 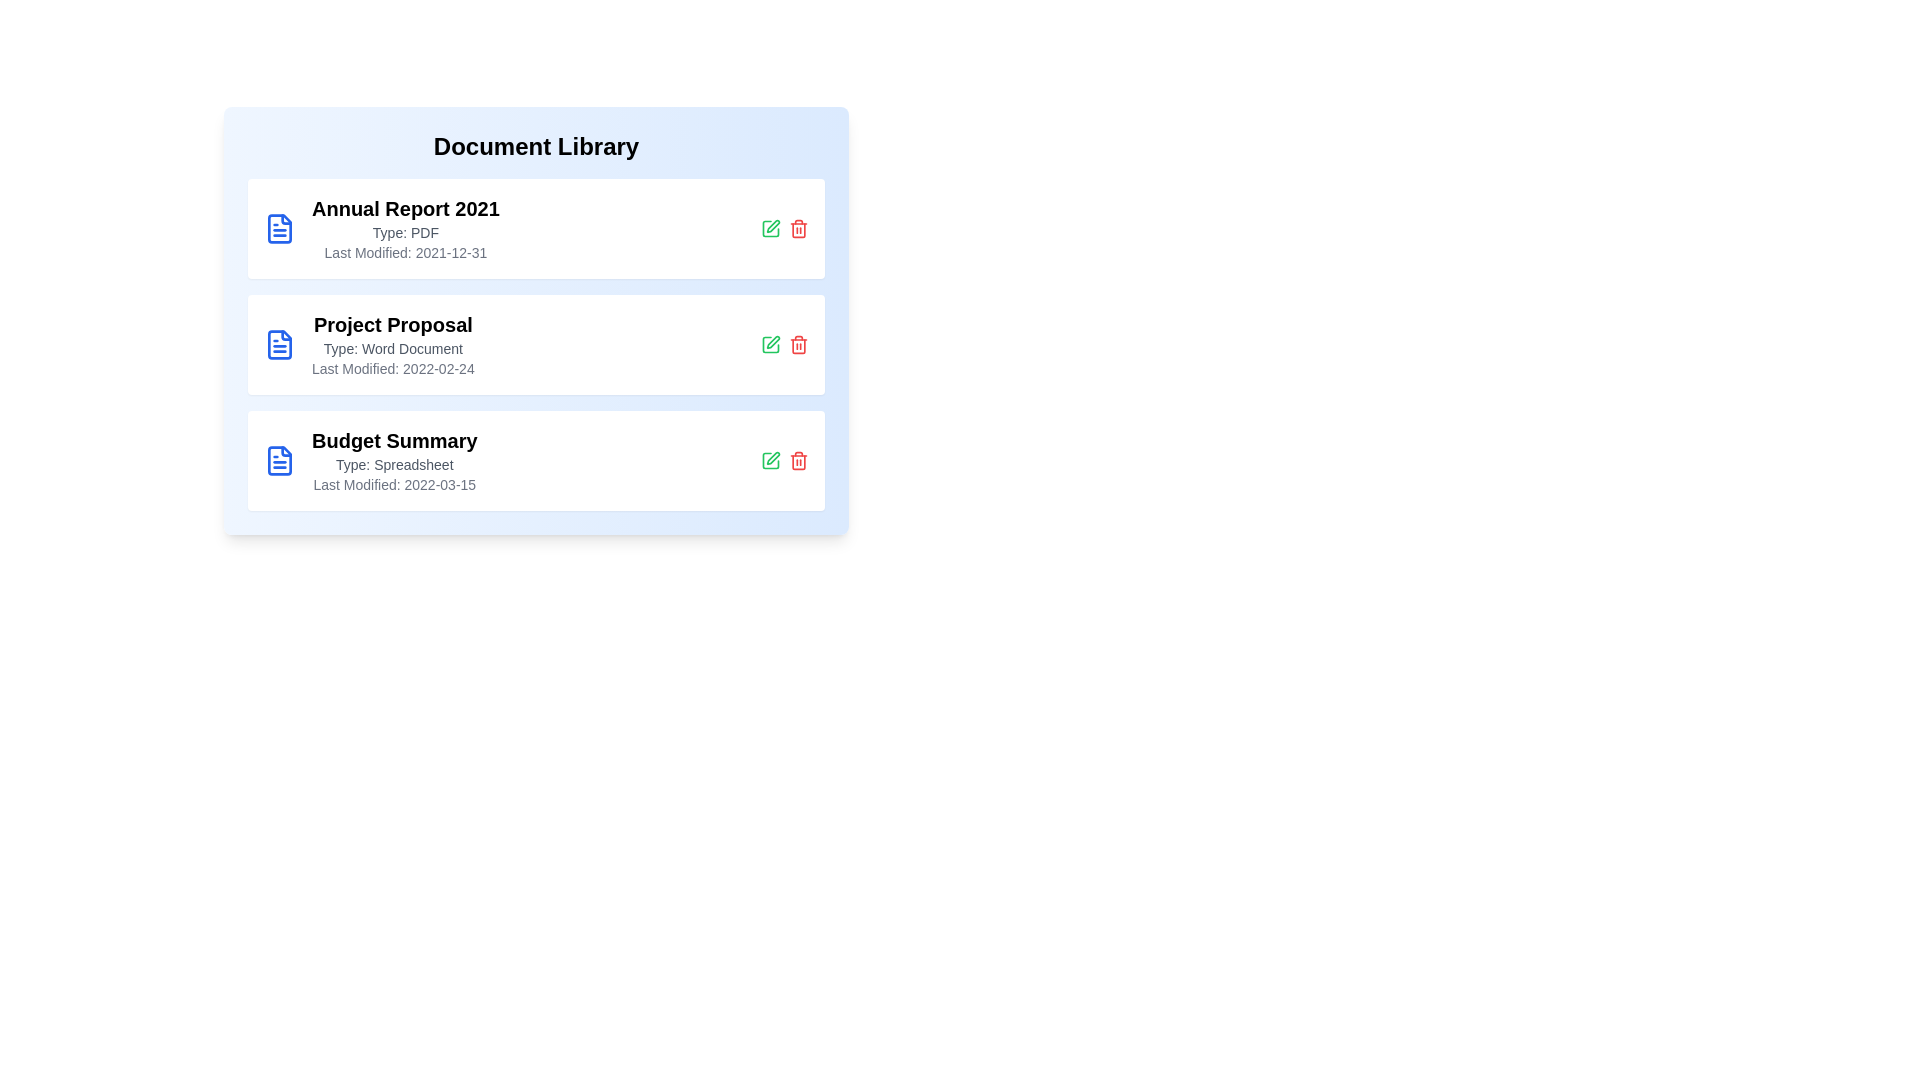 What do you see at coordinates (770, 343) in the screenshot?
I see `the edit button for the document titled 'Project Proposal'` at bounding box center [770, 343].